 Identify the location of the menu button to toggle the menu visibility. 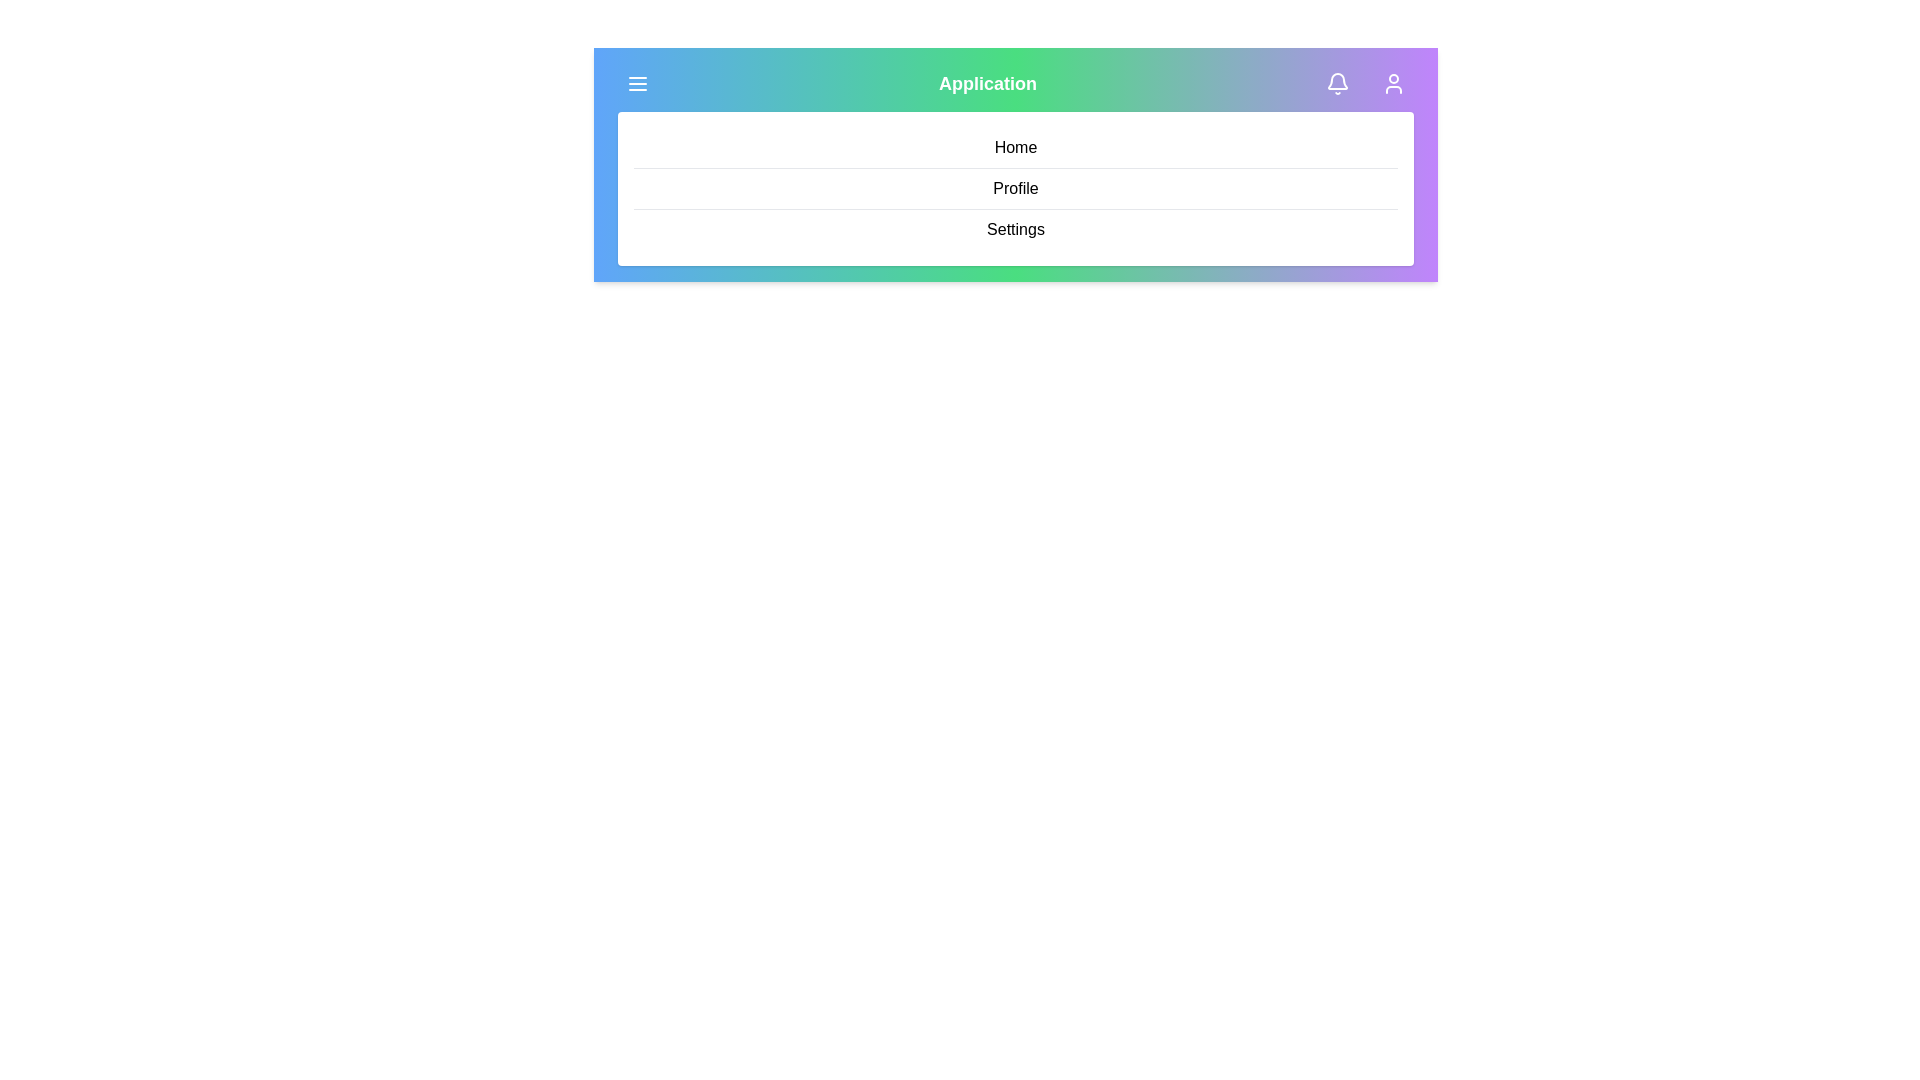
(637, 83).